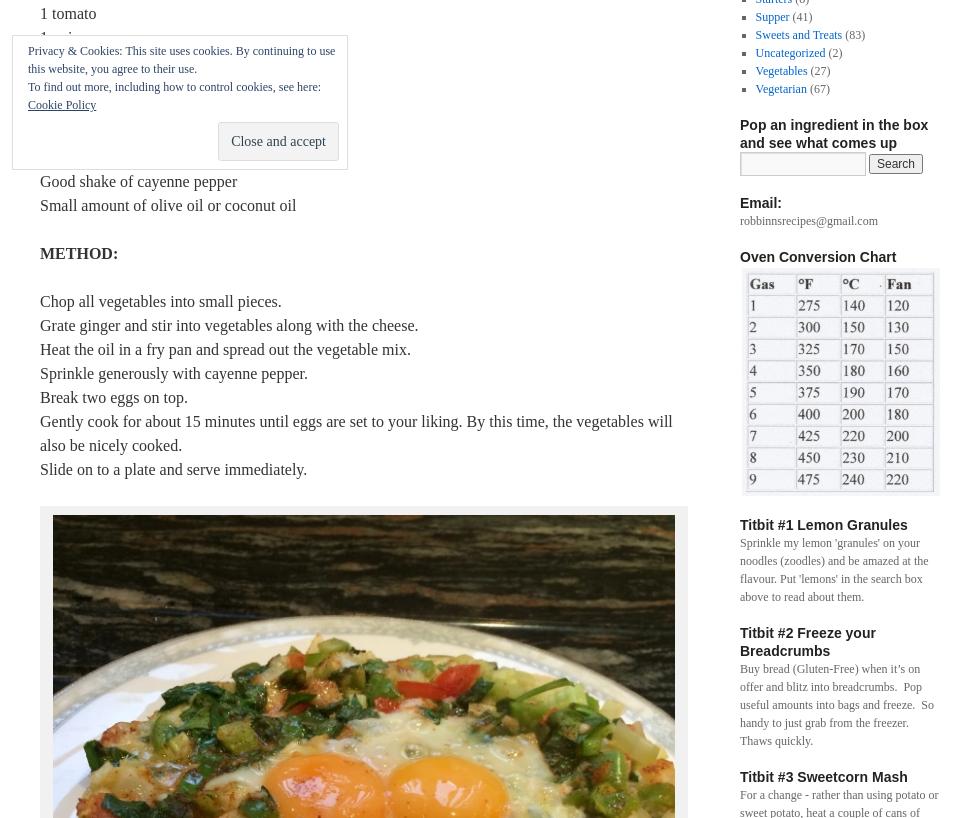  Describe the element at coordinates (138, 180) in the screenshot. I see `'Good shake of cayenne pepper'` at that location.